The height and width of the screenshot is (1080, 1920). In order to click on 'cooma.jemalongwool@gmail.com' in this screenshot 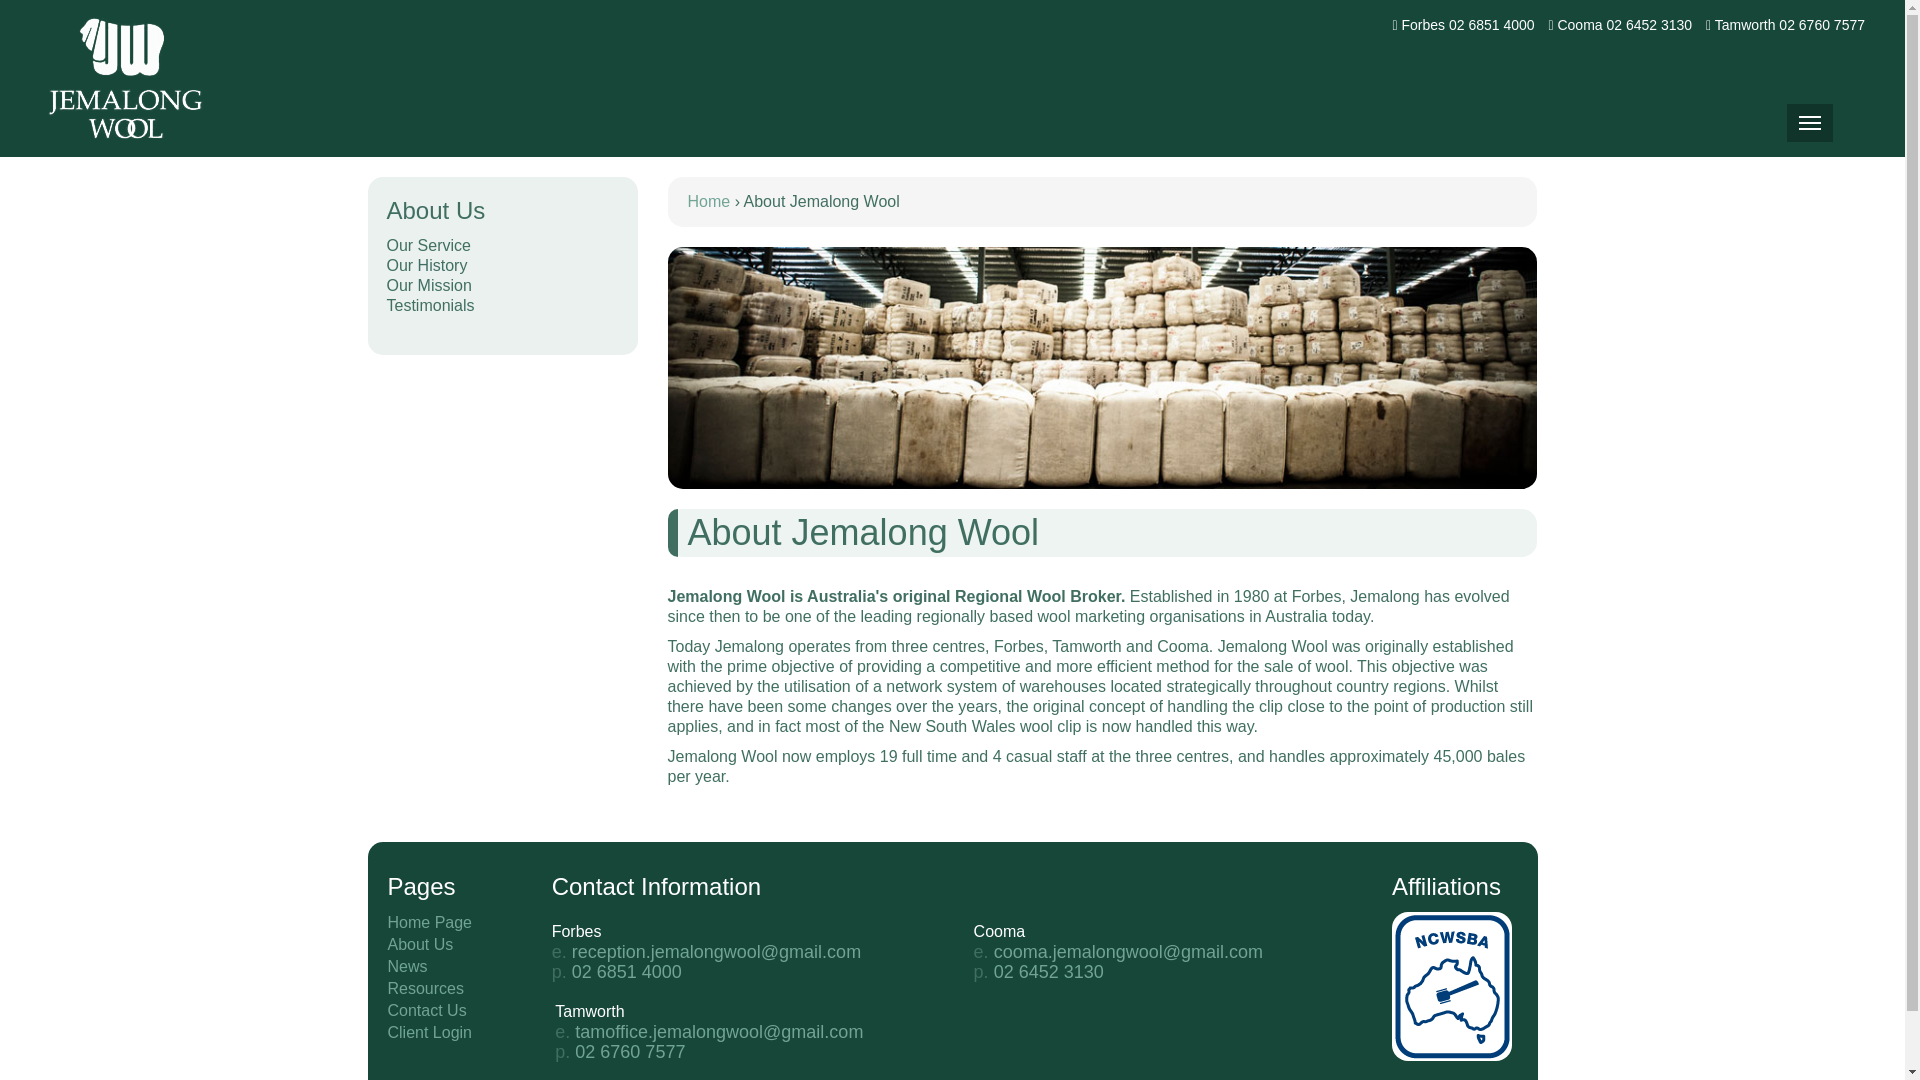, I will do `click(1128, 951)`.